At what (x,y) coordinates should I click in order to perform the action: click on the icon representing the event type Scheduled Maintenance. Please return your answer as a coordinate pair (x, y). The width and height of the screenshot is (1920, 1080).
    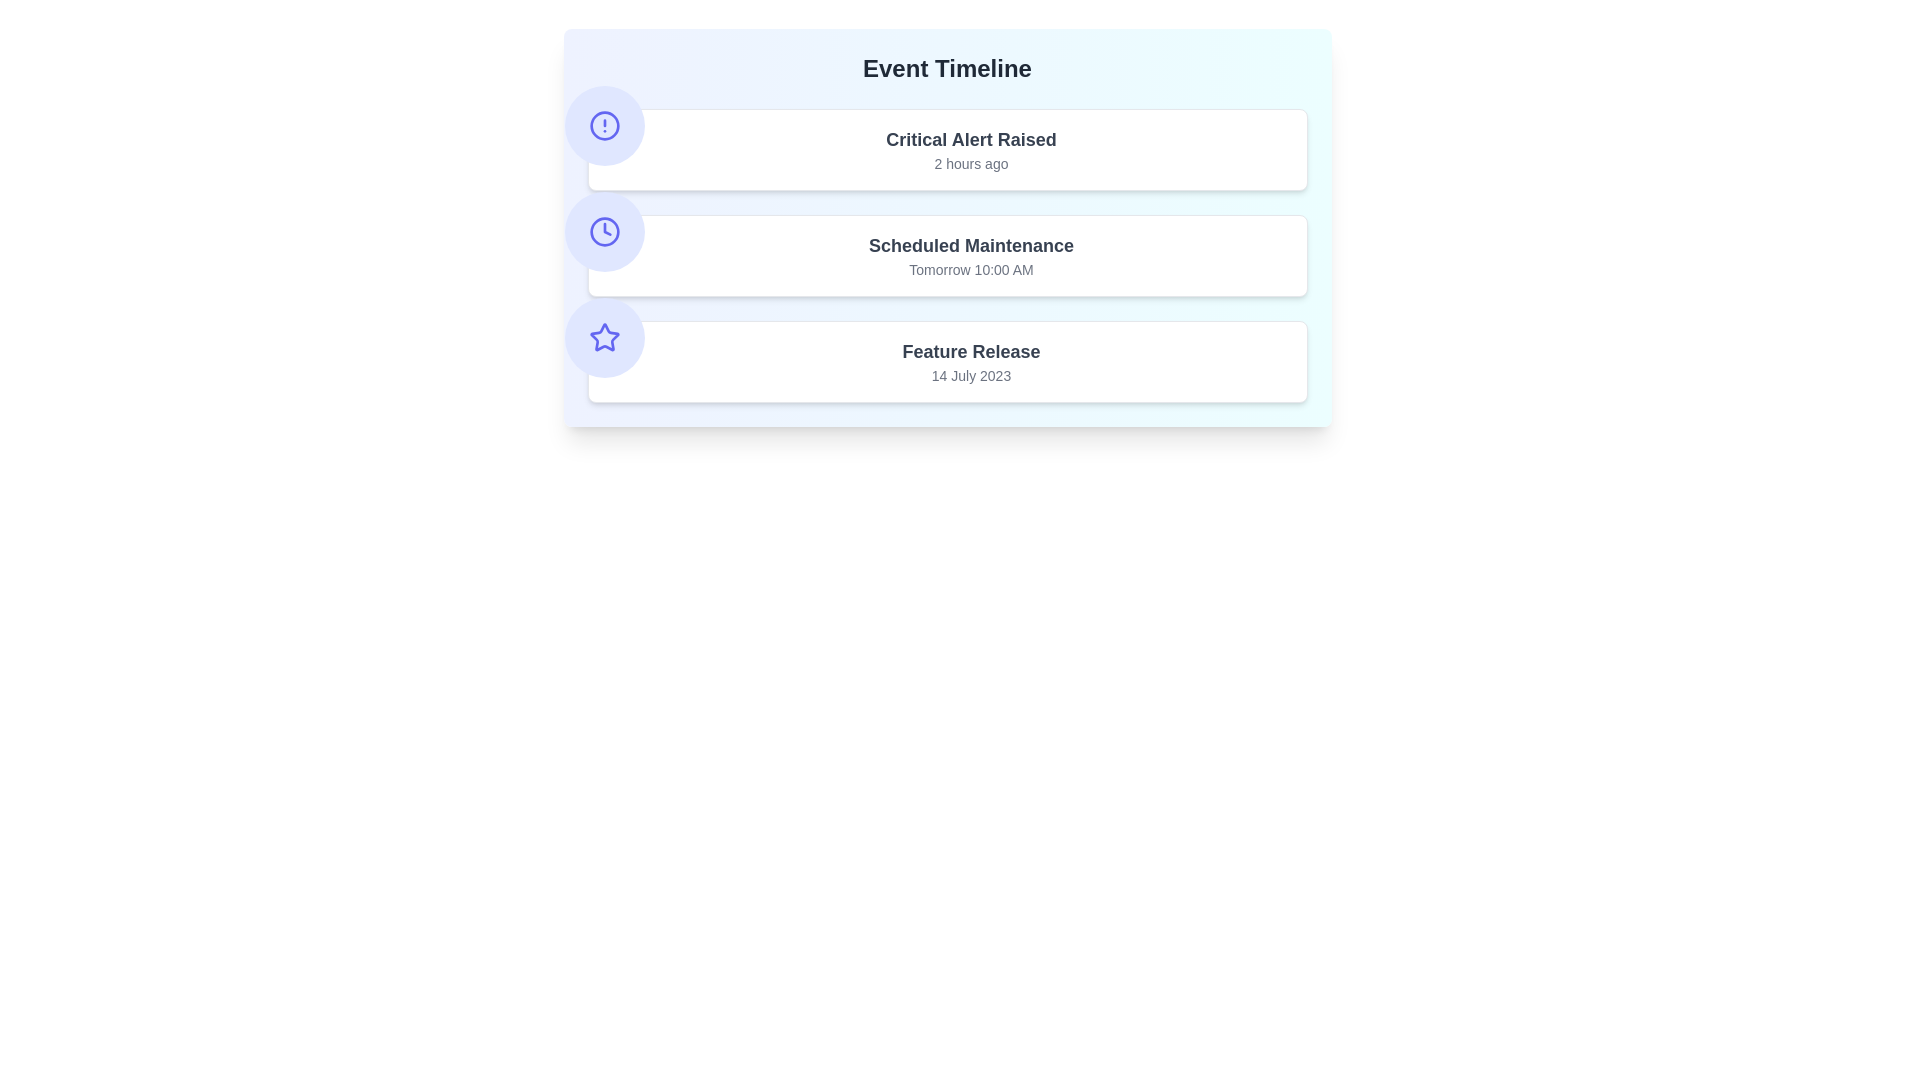
    Looking at the image, I should click on (603, 230).